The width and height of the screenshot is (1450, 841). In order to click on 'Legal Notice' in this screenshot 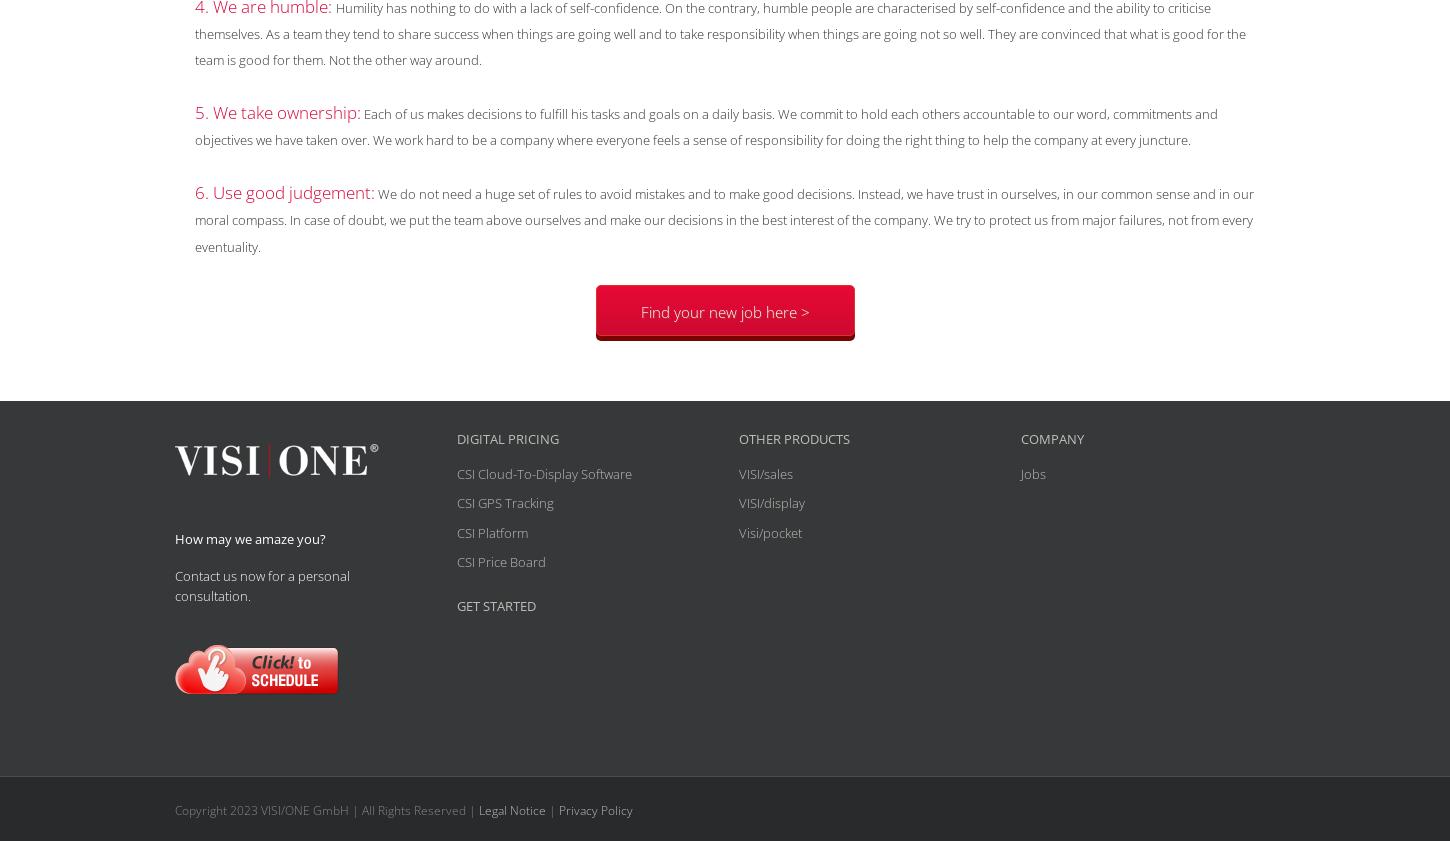, I will do `click(477, 810)`.